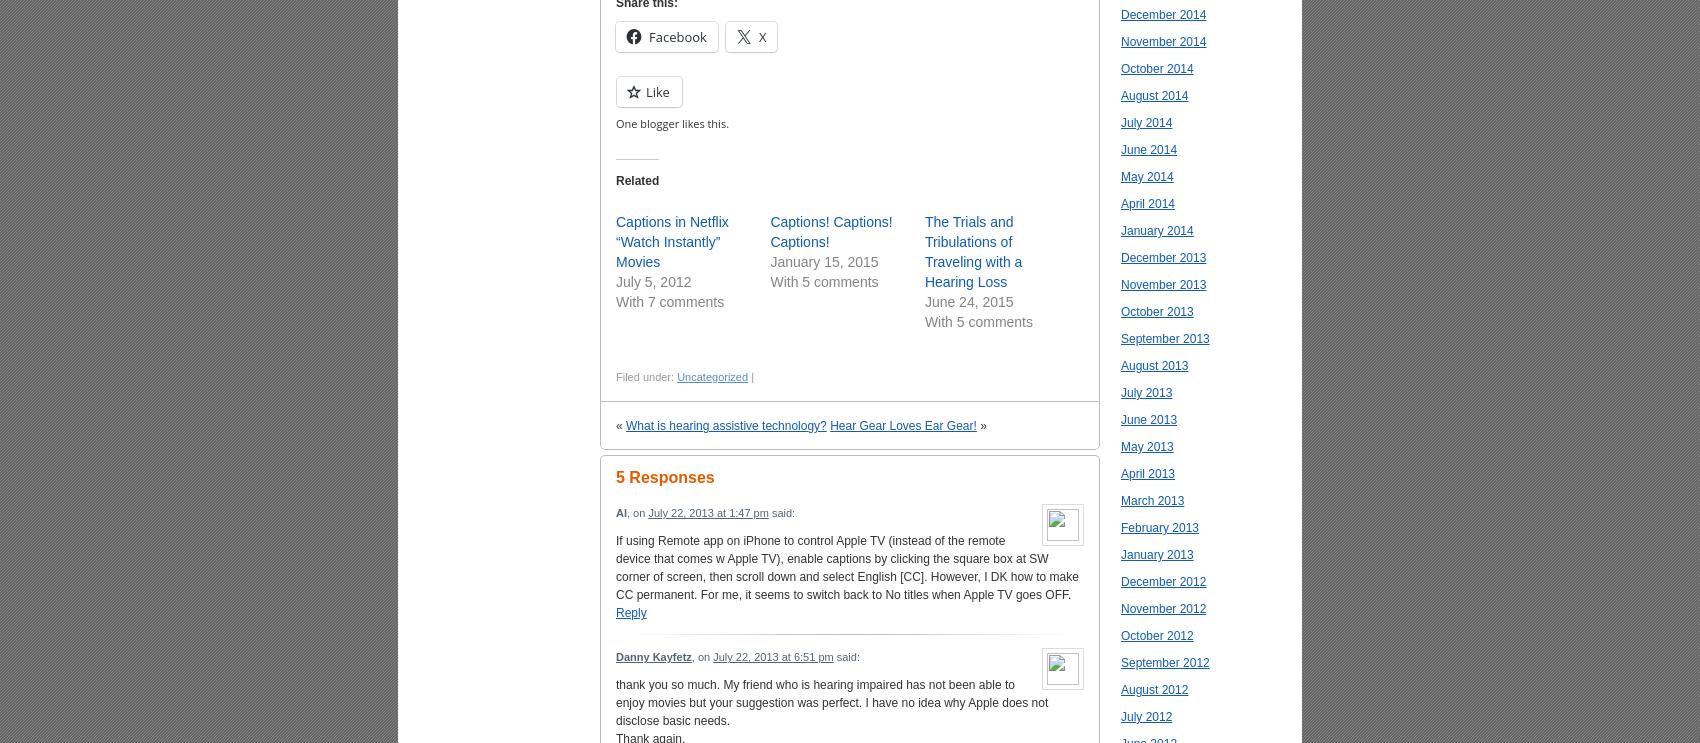  Describe the element at coordinates (830, 703) in the screenshot. I see `'thank you so much. My friend who is hearing impaired has not been able to enjoy movies but your suggestion was perfect. I have no idea why Apple does not disclose basic needs.'` at that location.